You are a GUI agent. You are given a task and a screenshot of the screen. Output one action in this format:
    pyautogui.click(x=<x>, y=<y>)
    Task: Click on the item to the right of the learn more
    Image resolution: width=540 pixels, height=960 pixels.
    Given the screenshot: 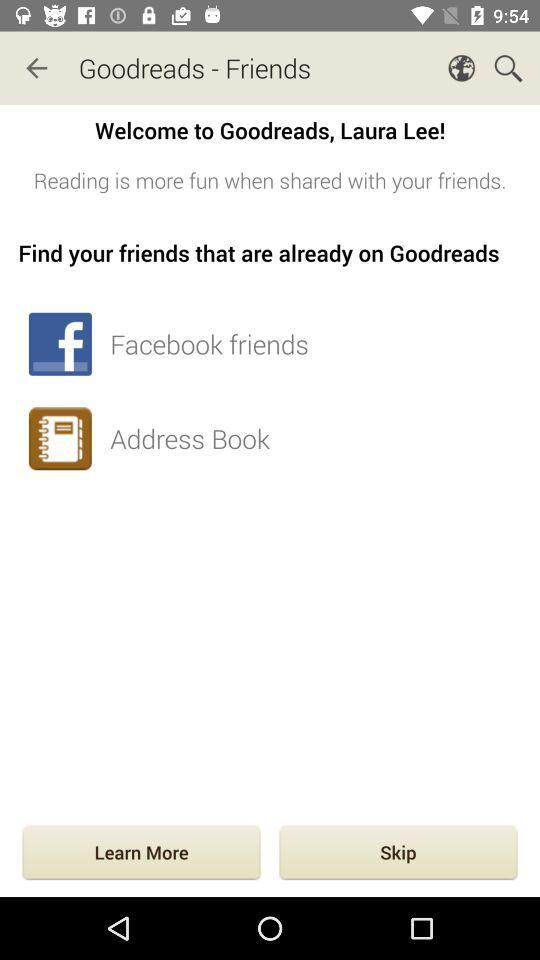 What is the action you would take?
    pyautogui.click(x=398, y=853)
    